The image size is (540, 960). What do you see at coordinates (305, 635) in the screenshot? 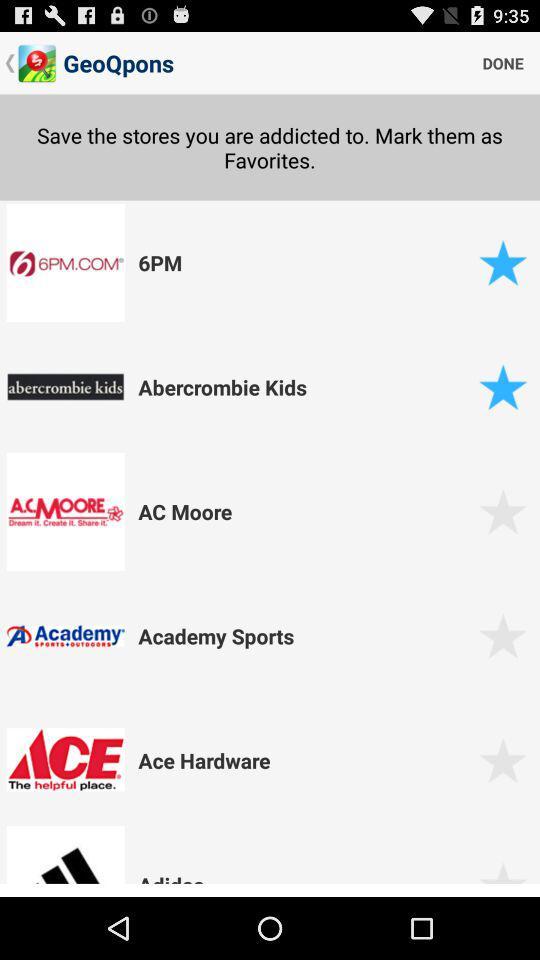
I see `the academy sports app` at bounding box center [305, 635].